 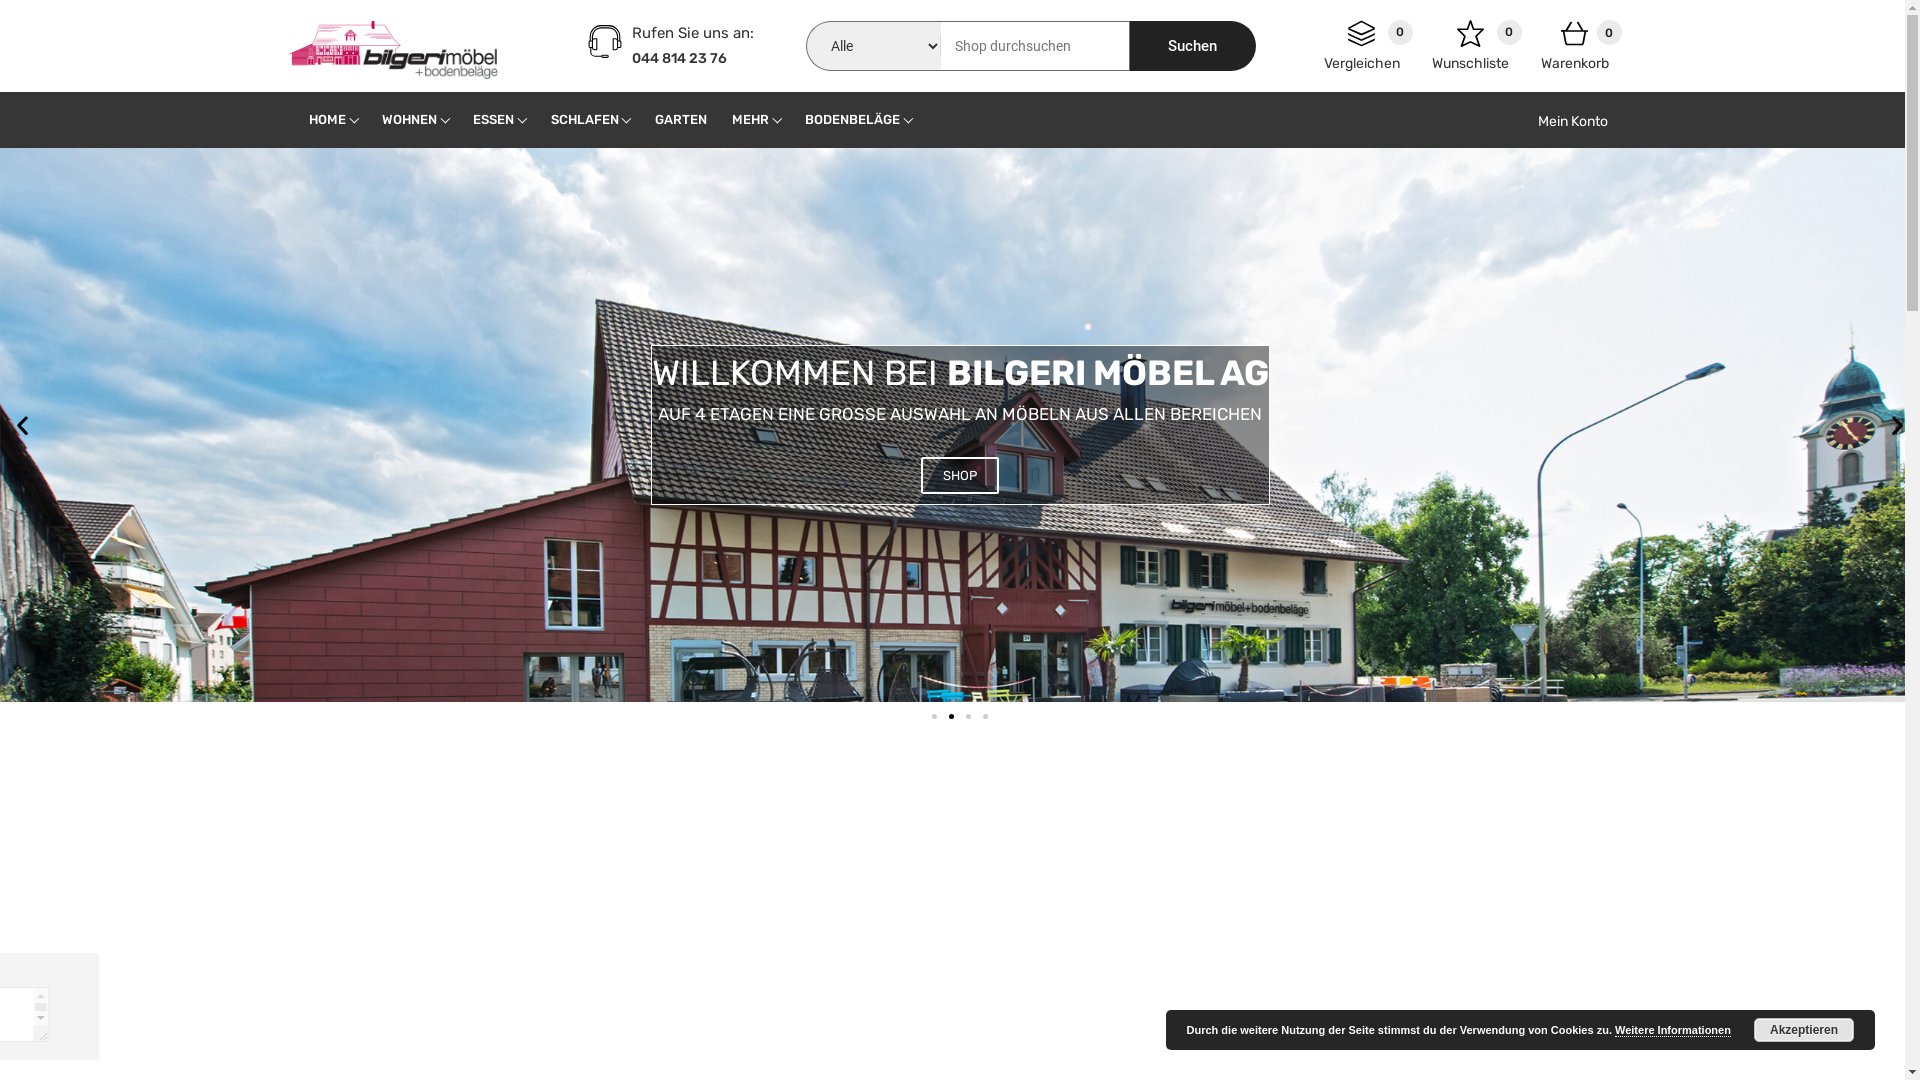 I want to click on 'WOHNEN', so click(x=408, y=119).